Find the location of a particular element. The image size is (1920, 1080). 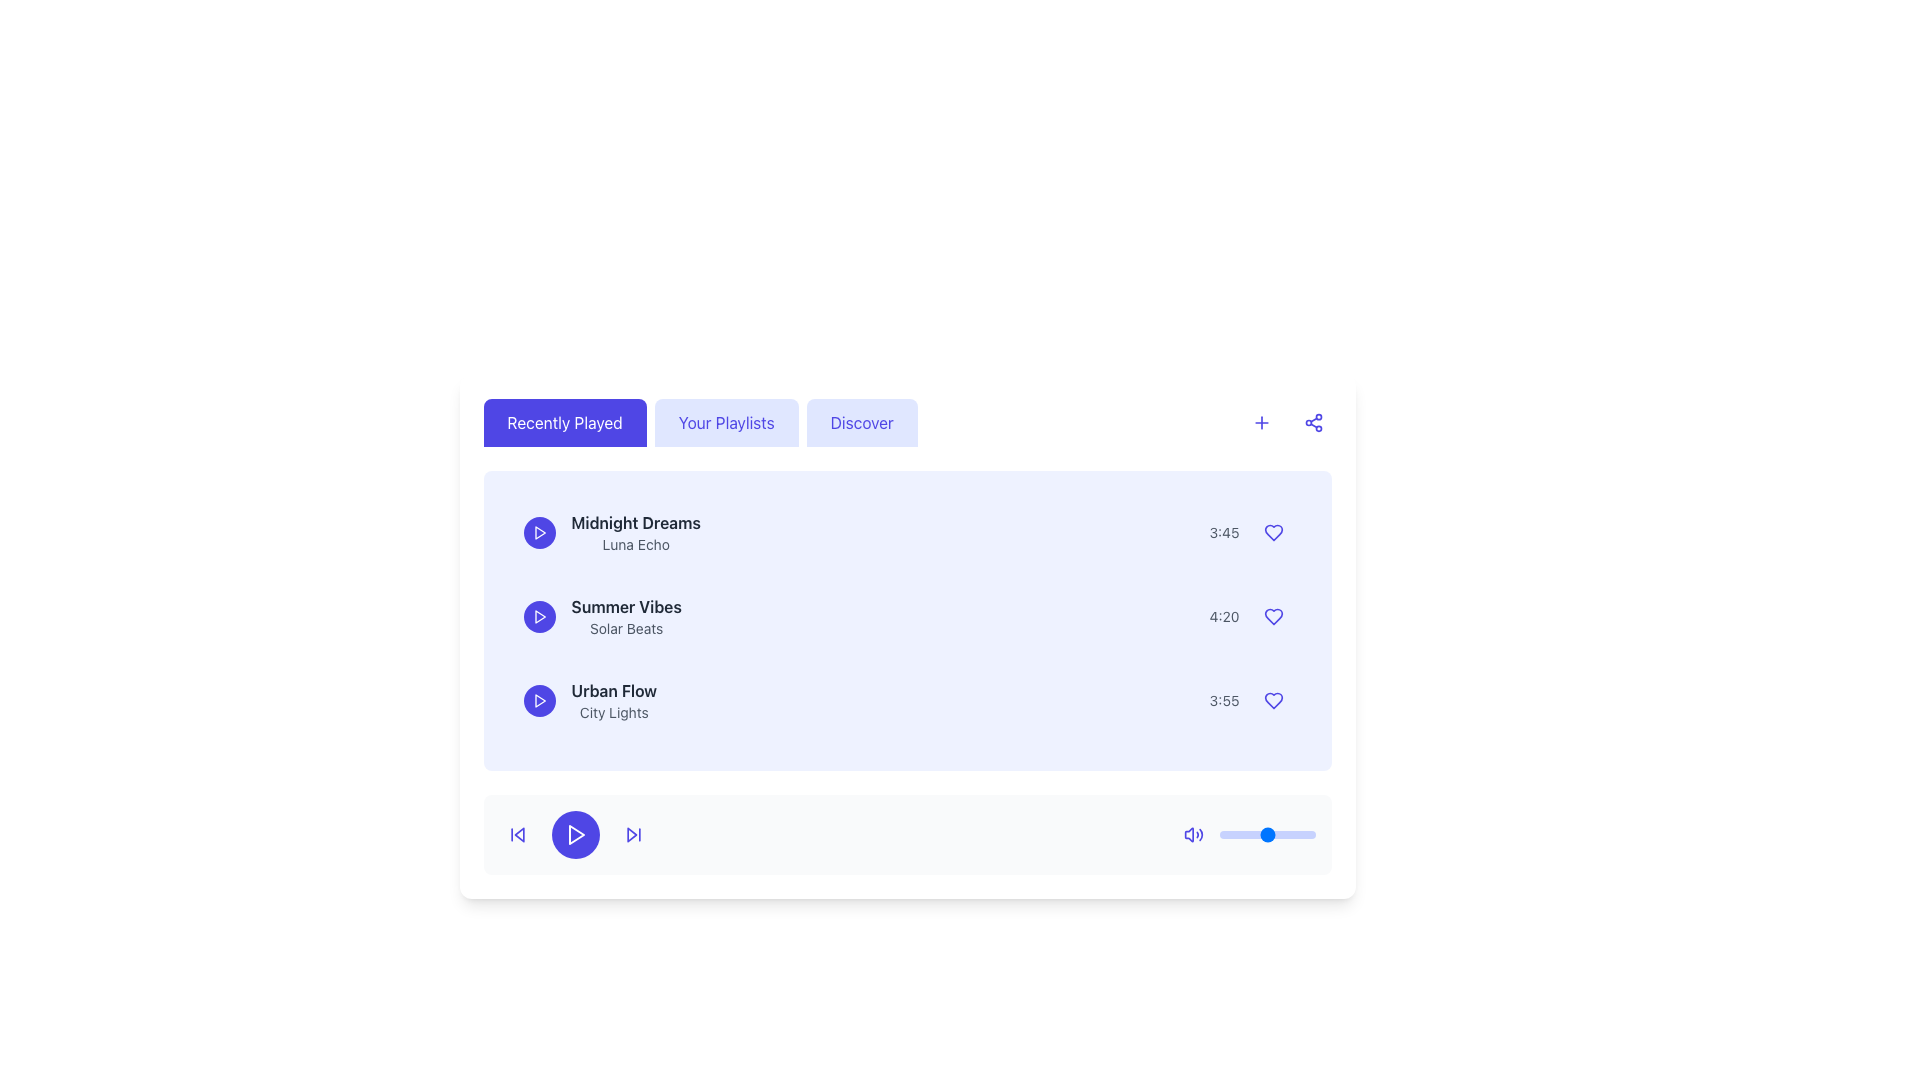

the play button icon located to the left of the 'Midnight Dreams' item to initiate playback is located at coordinates (540, 531).